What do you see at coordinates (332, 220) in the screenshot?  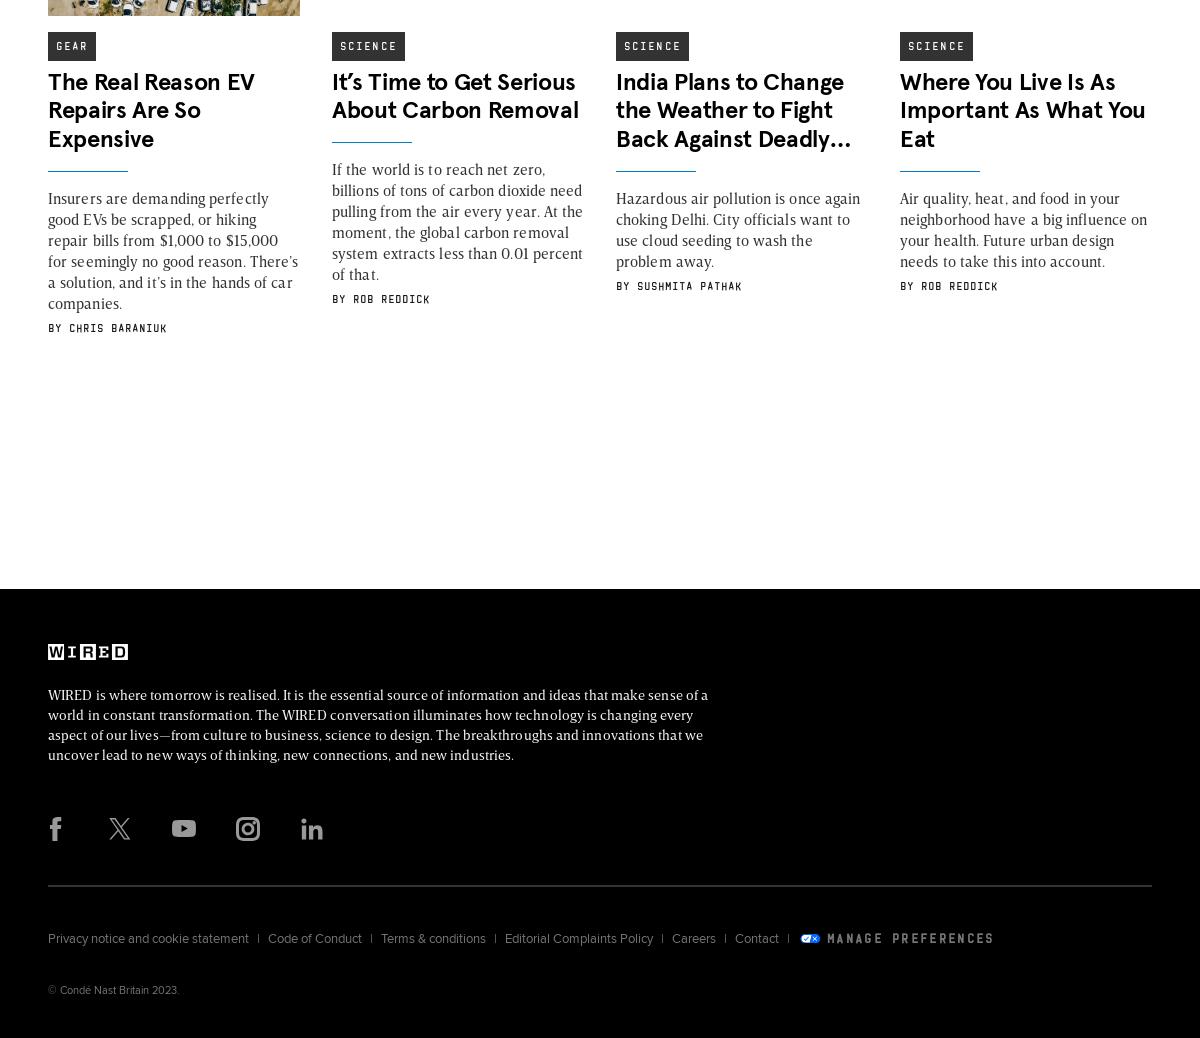 I see `'If the world is to reach net zero, billions of tons of carbon dioxide need pulling from the air every year. At the moment, the global carbon removal system extracts less than 0.01 percent of that.'` at bounding box center [332, 220].